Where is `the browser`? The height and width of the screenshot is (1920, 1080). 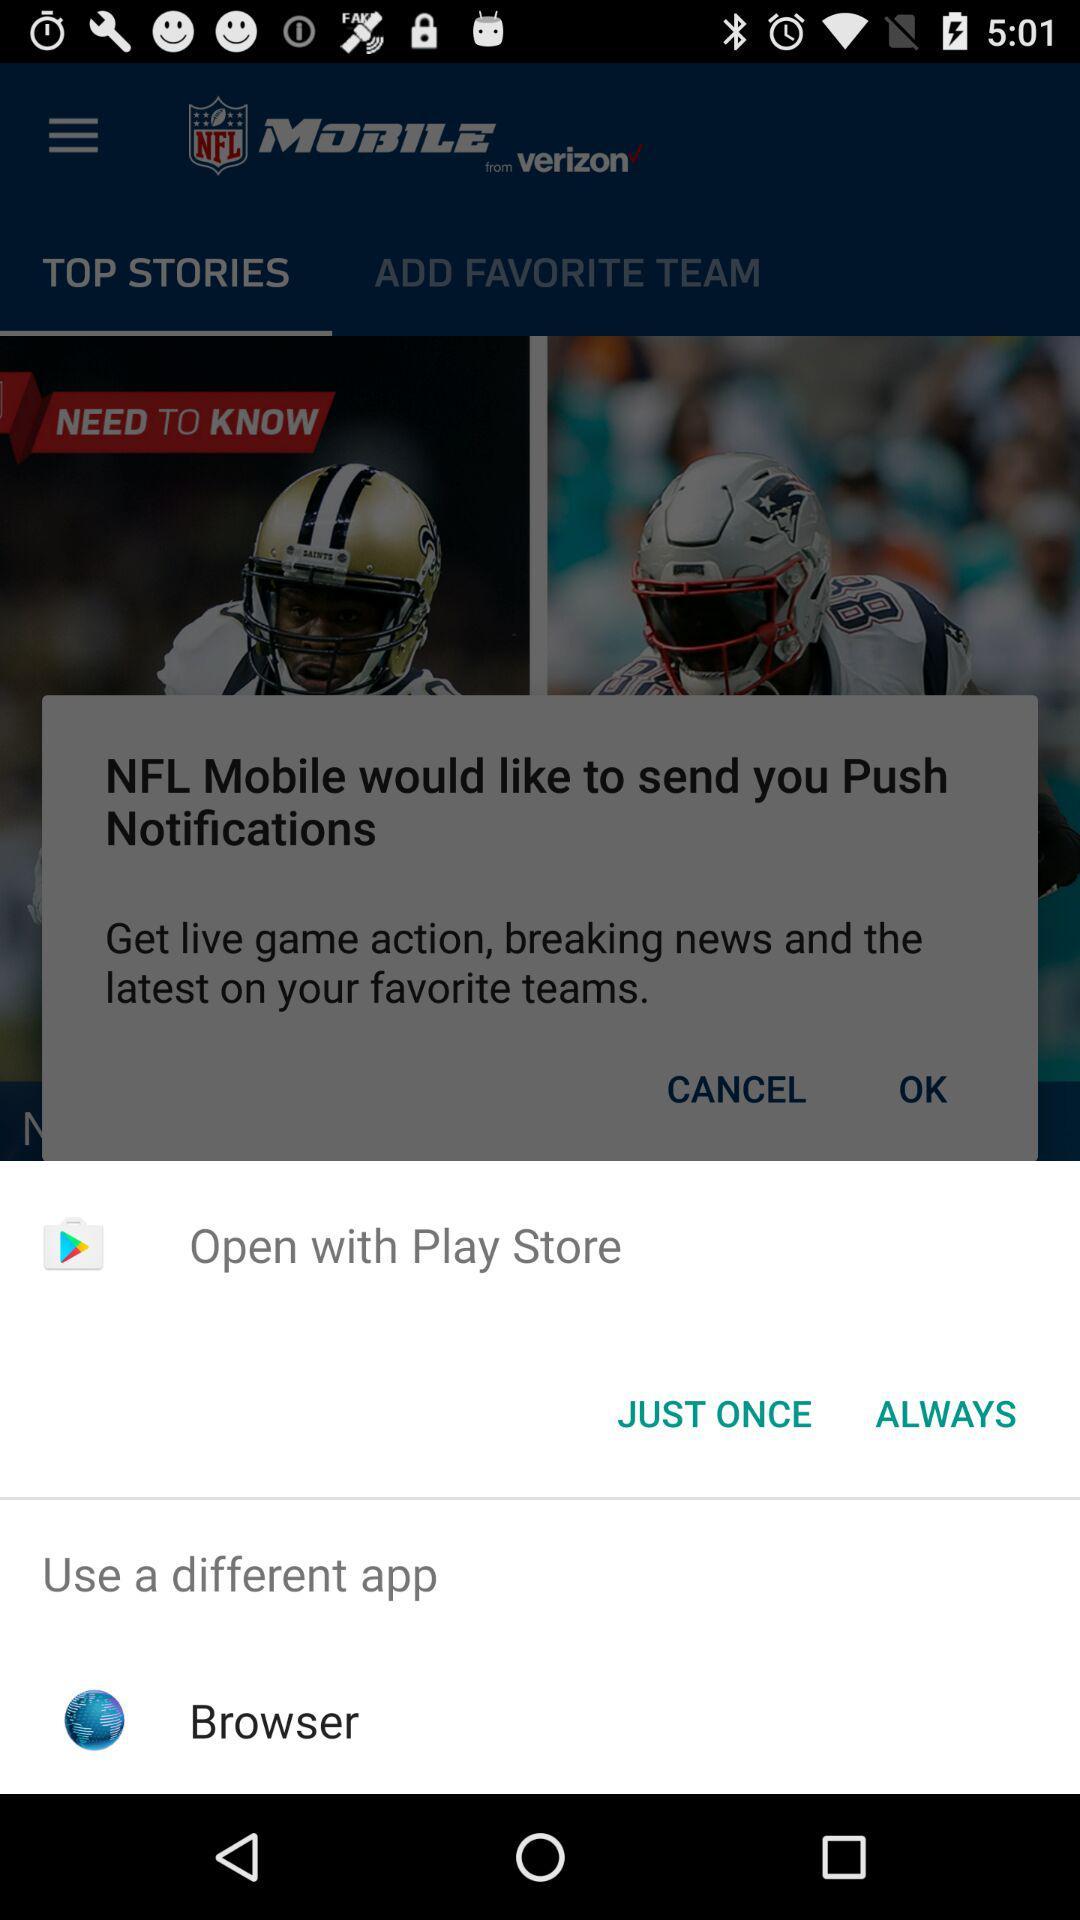 the browser is located at coordinates (274, 1719).